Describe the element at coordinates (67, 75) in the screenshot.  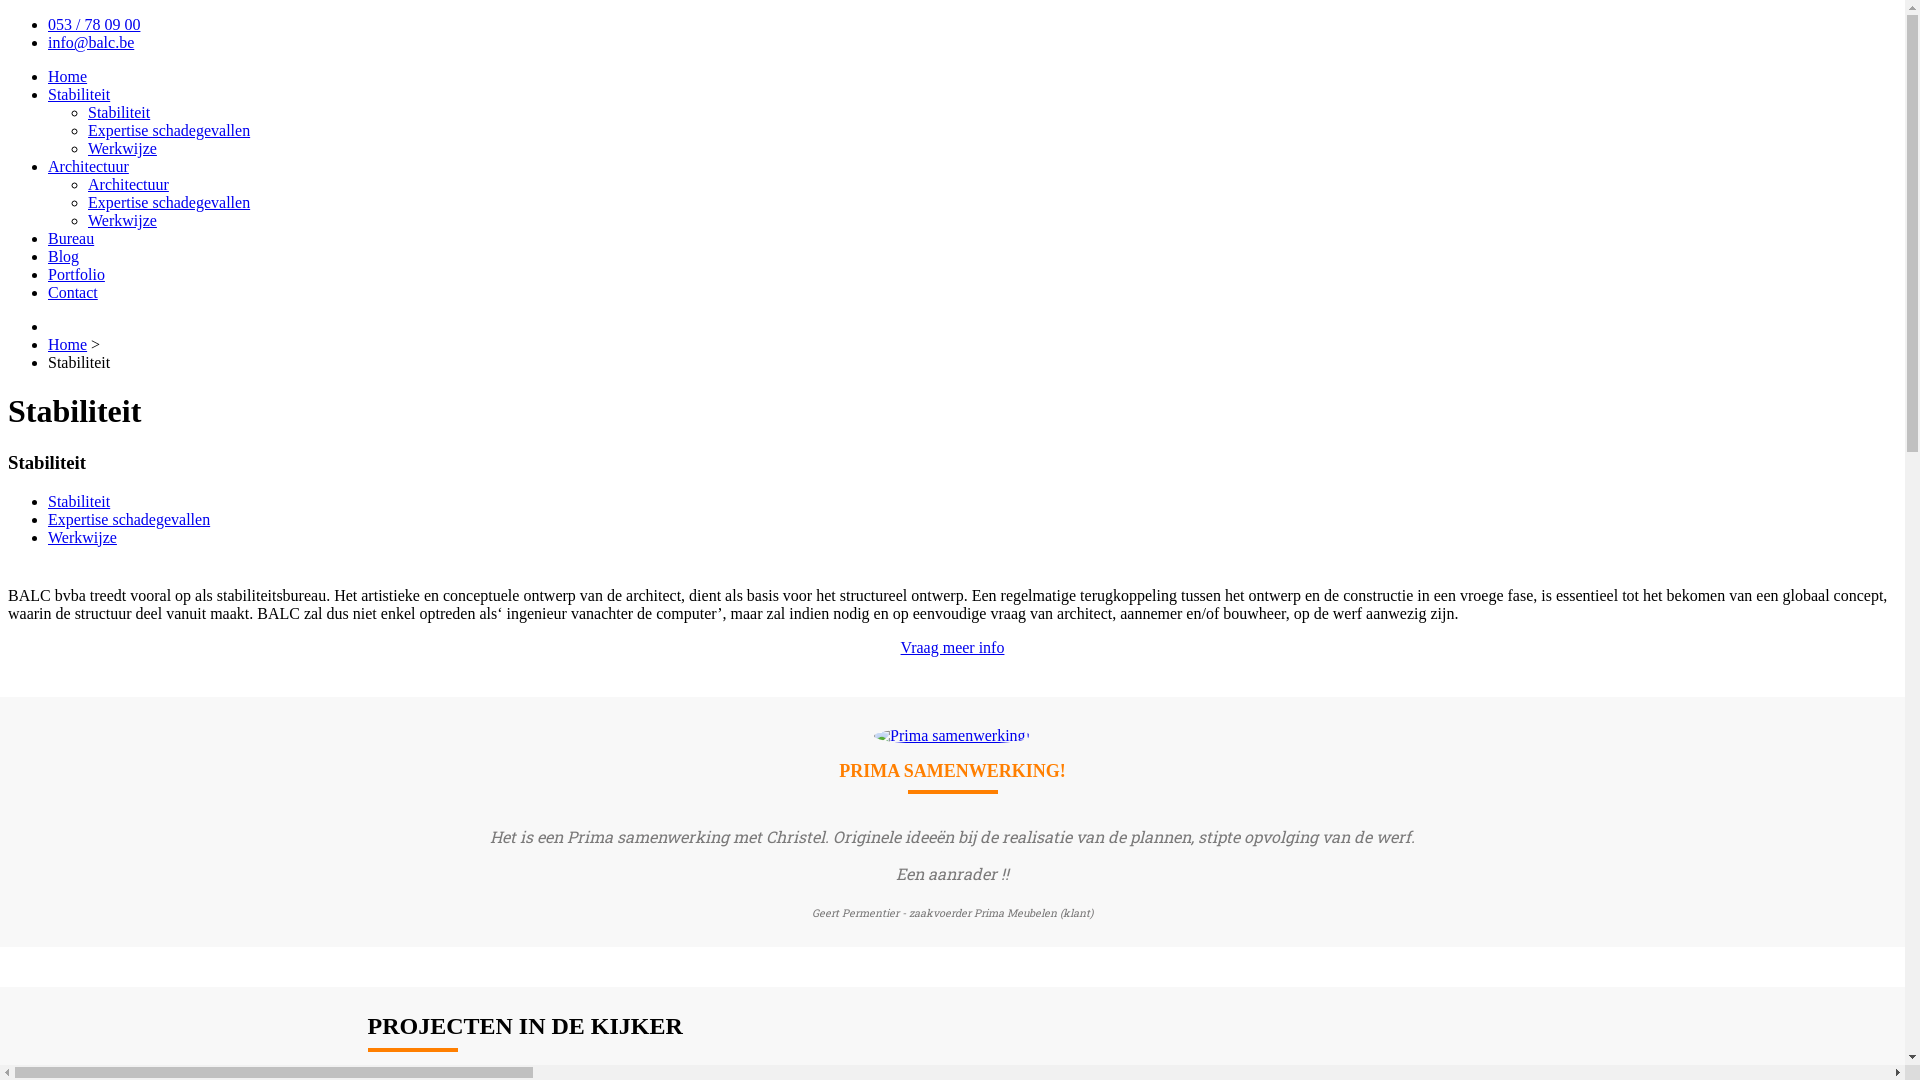
I see `'Home'` at that location.